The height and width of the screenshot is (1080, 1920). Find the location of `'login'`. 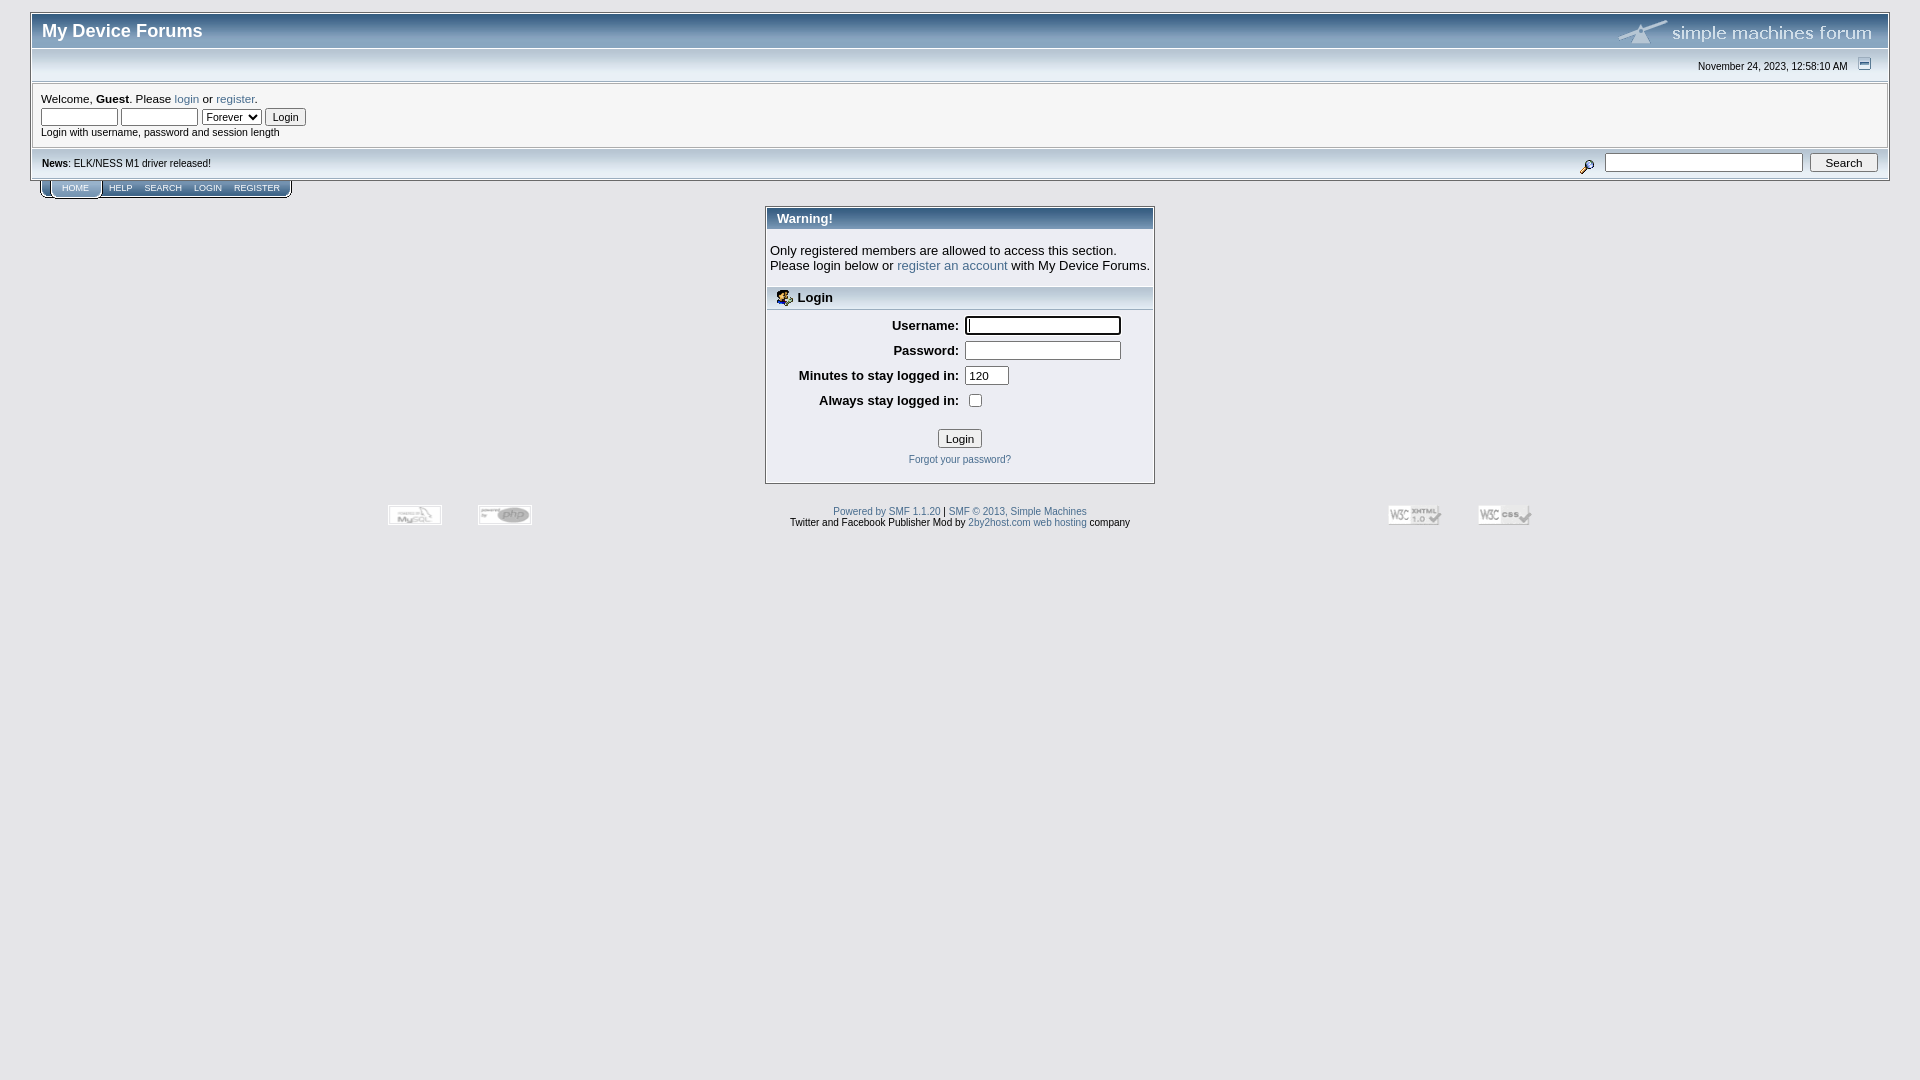

'login' is located at coordinates (187, 98).